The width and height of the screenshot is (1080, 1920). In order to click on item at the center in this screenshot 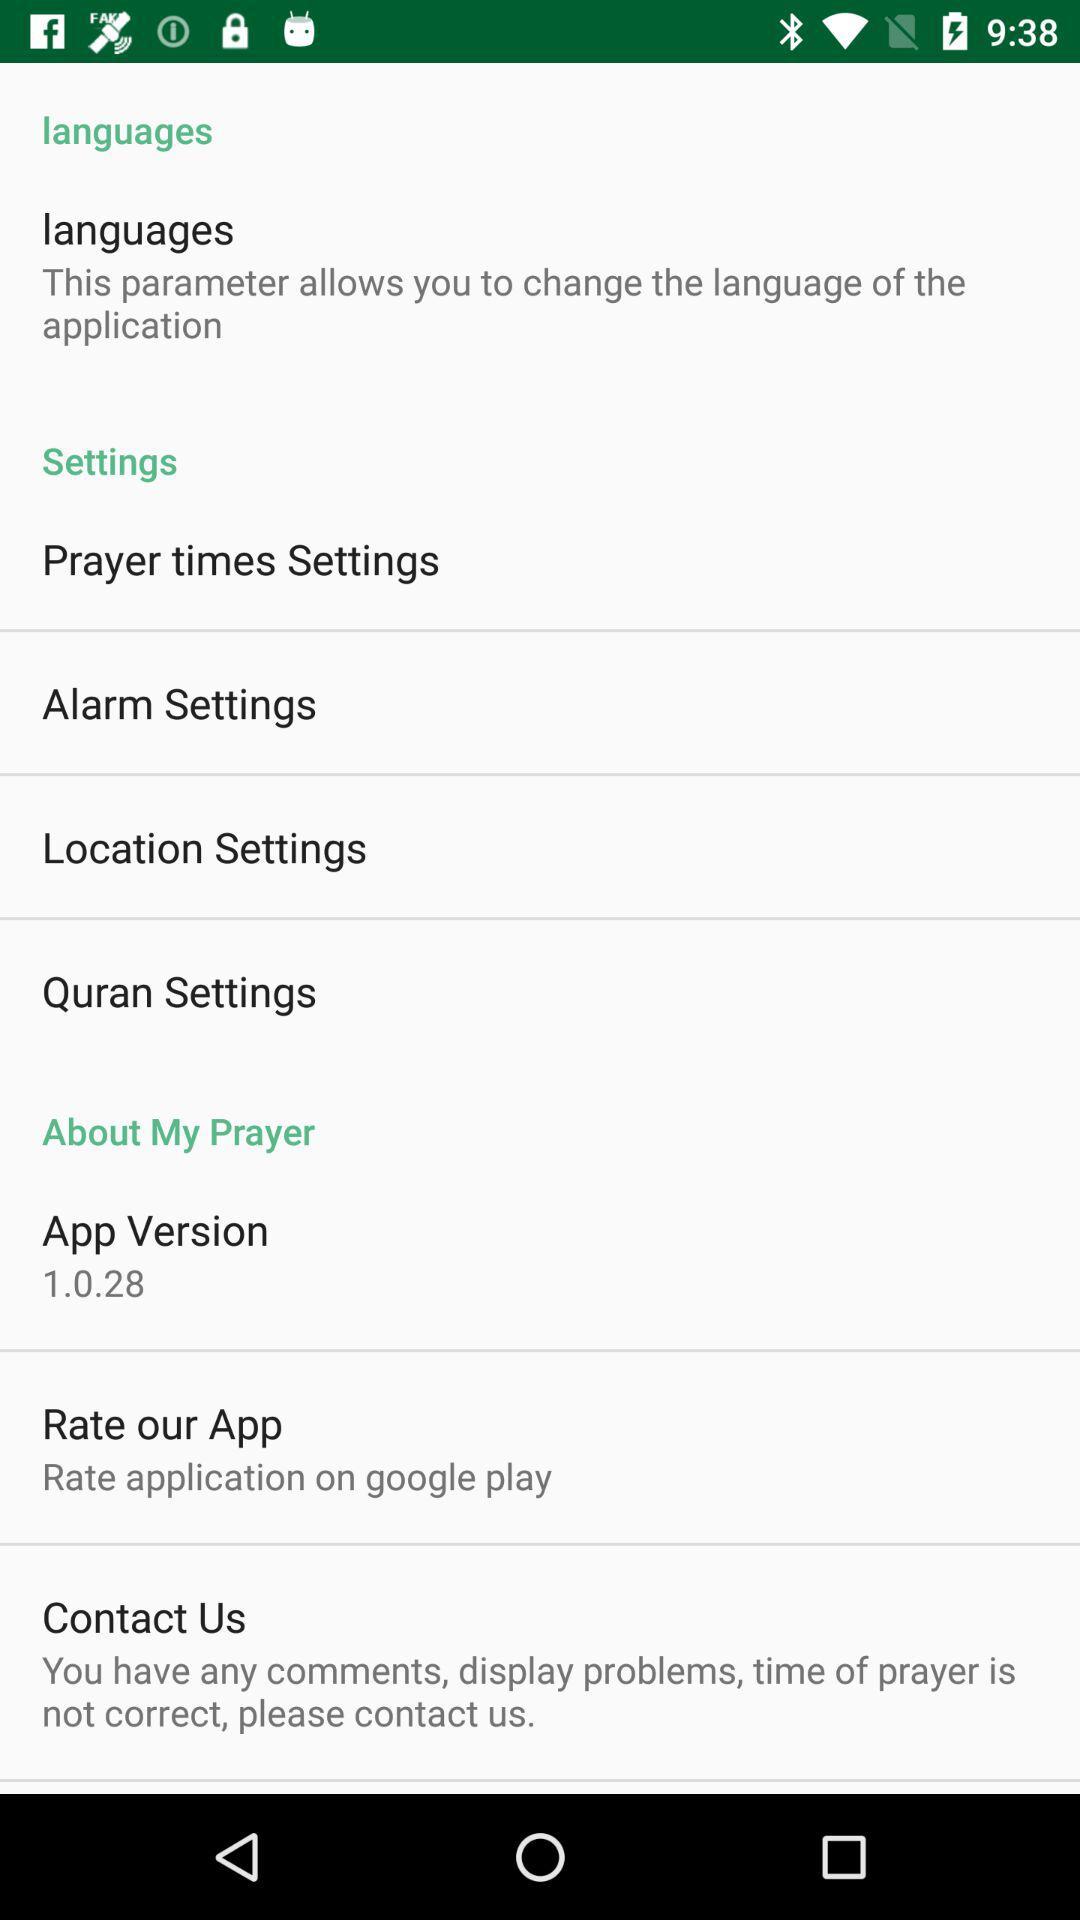, I will do `click(540, 1108)`.